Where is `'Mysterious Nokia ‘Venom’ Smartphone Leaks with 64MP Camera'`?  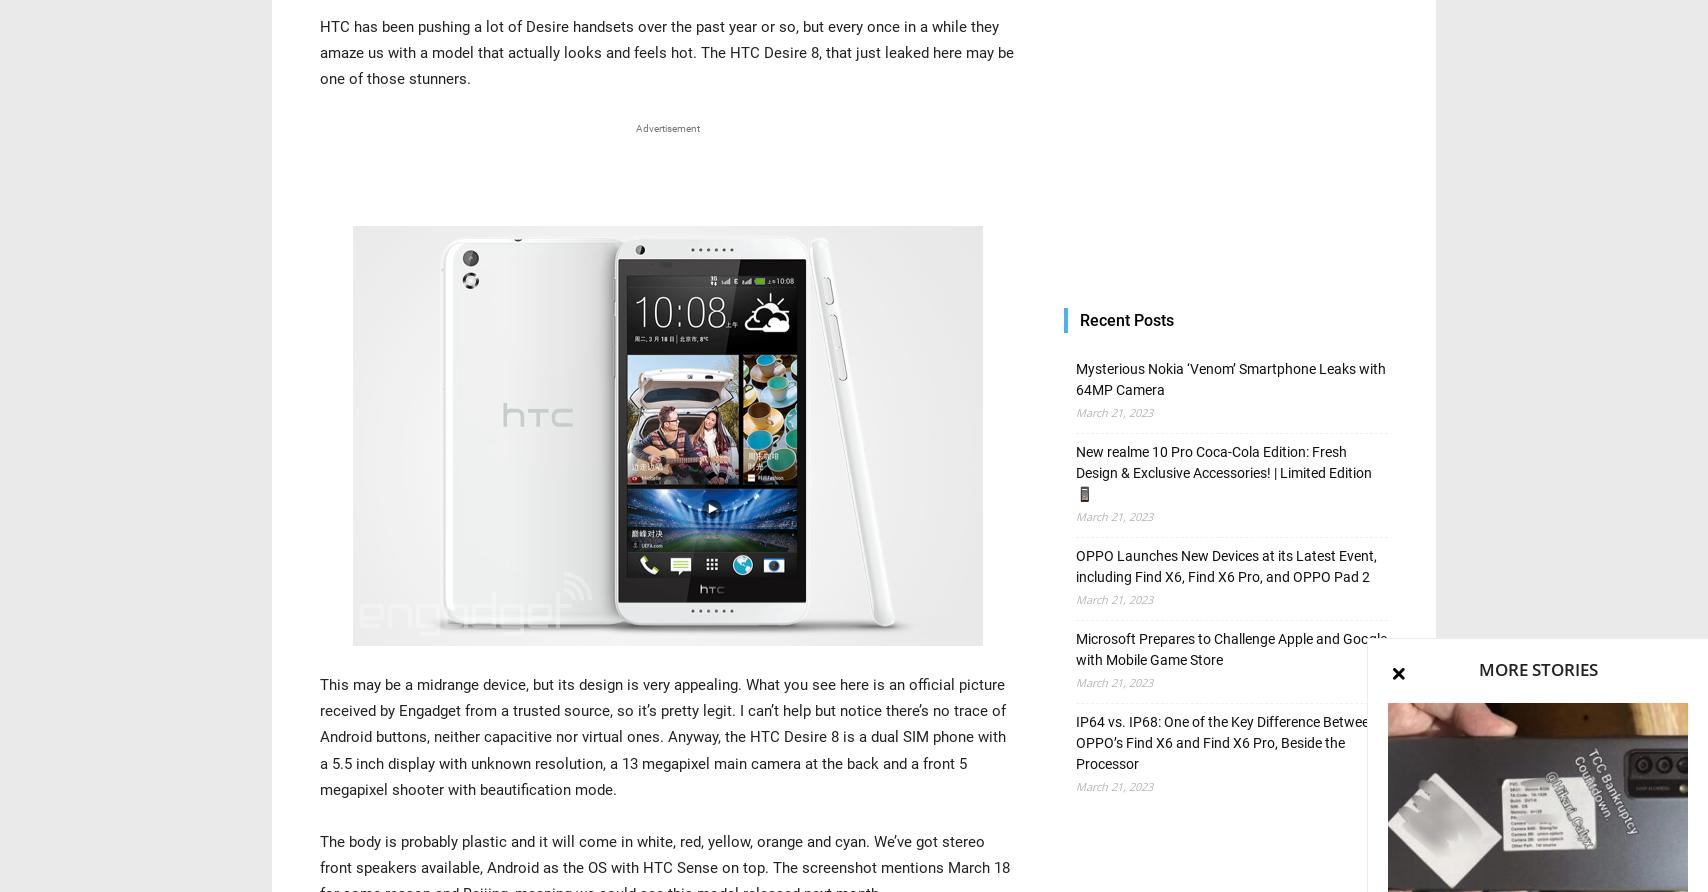 'Mysterious Nokia ‘Venom’ Smartphone Leaks with 64MP Camera' is located at coordinates (1076, 378).